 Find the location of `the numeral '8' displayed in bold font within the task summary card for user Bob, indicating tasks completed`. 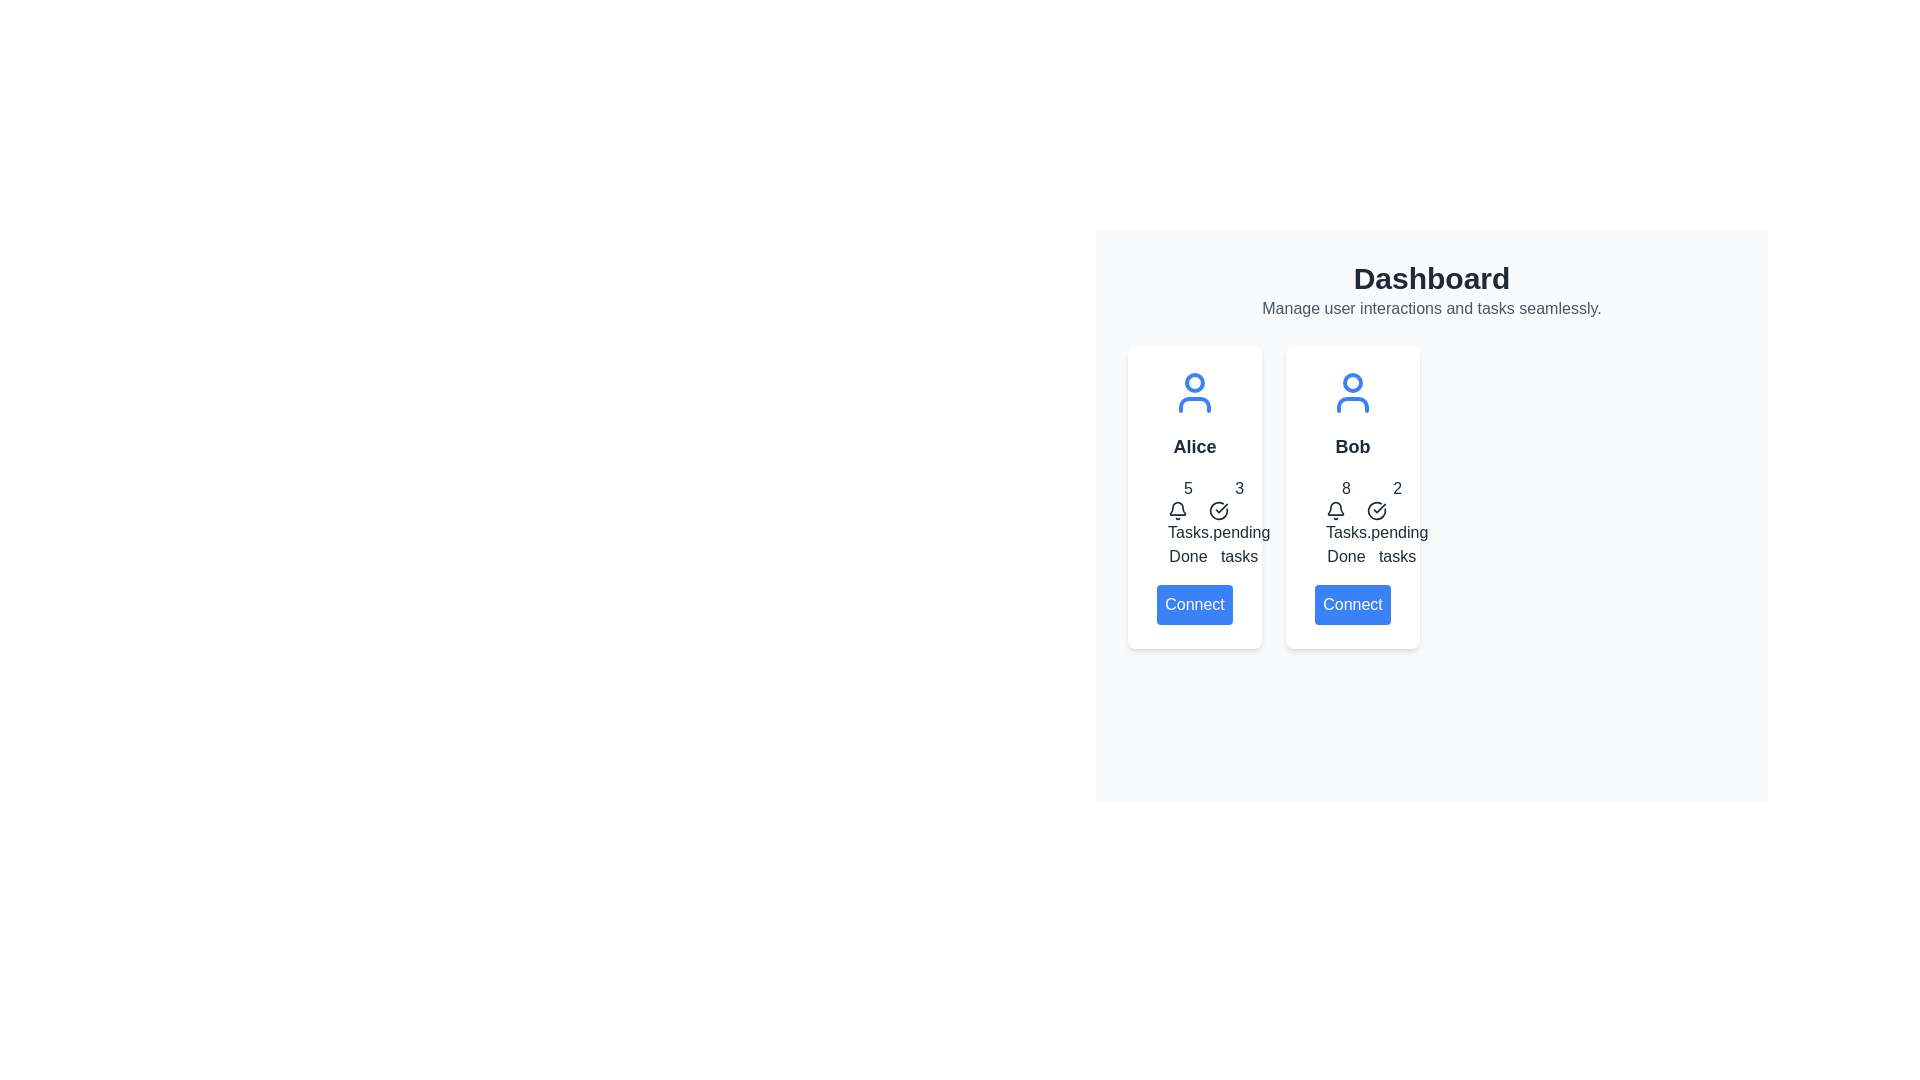

the numeral '8' displayed in bold font within the task summary card for user Bob, indicating tasks completed is located at coordinates (1346, 489).